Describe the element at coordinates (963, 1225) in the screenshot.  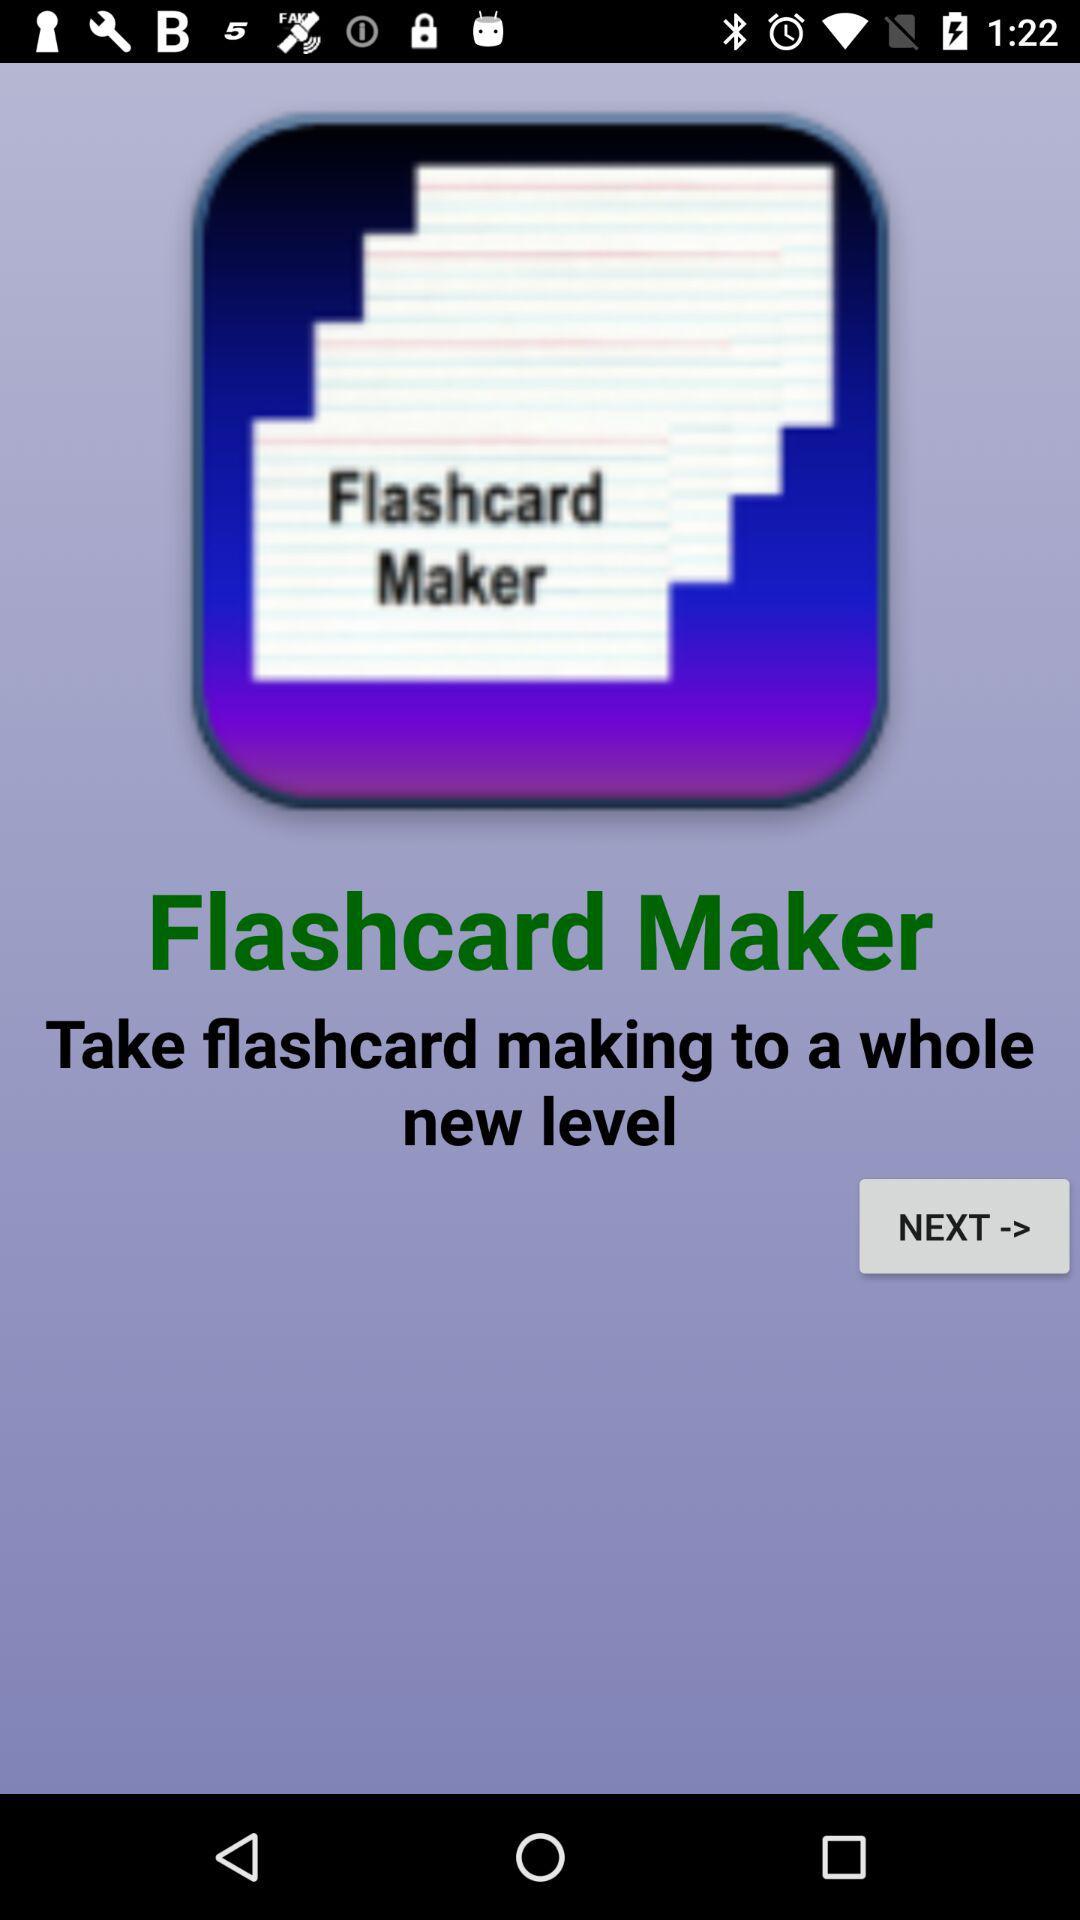
I see `the icon on the right` at that location.